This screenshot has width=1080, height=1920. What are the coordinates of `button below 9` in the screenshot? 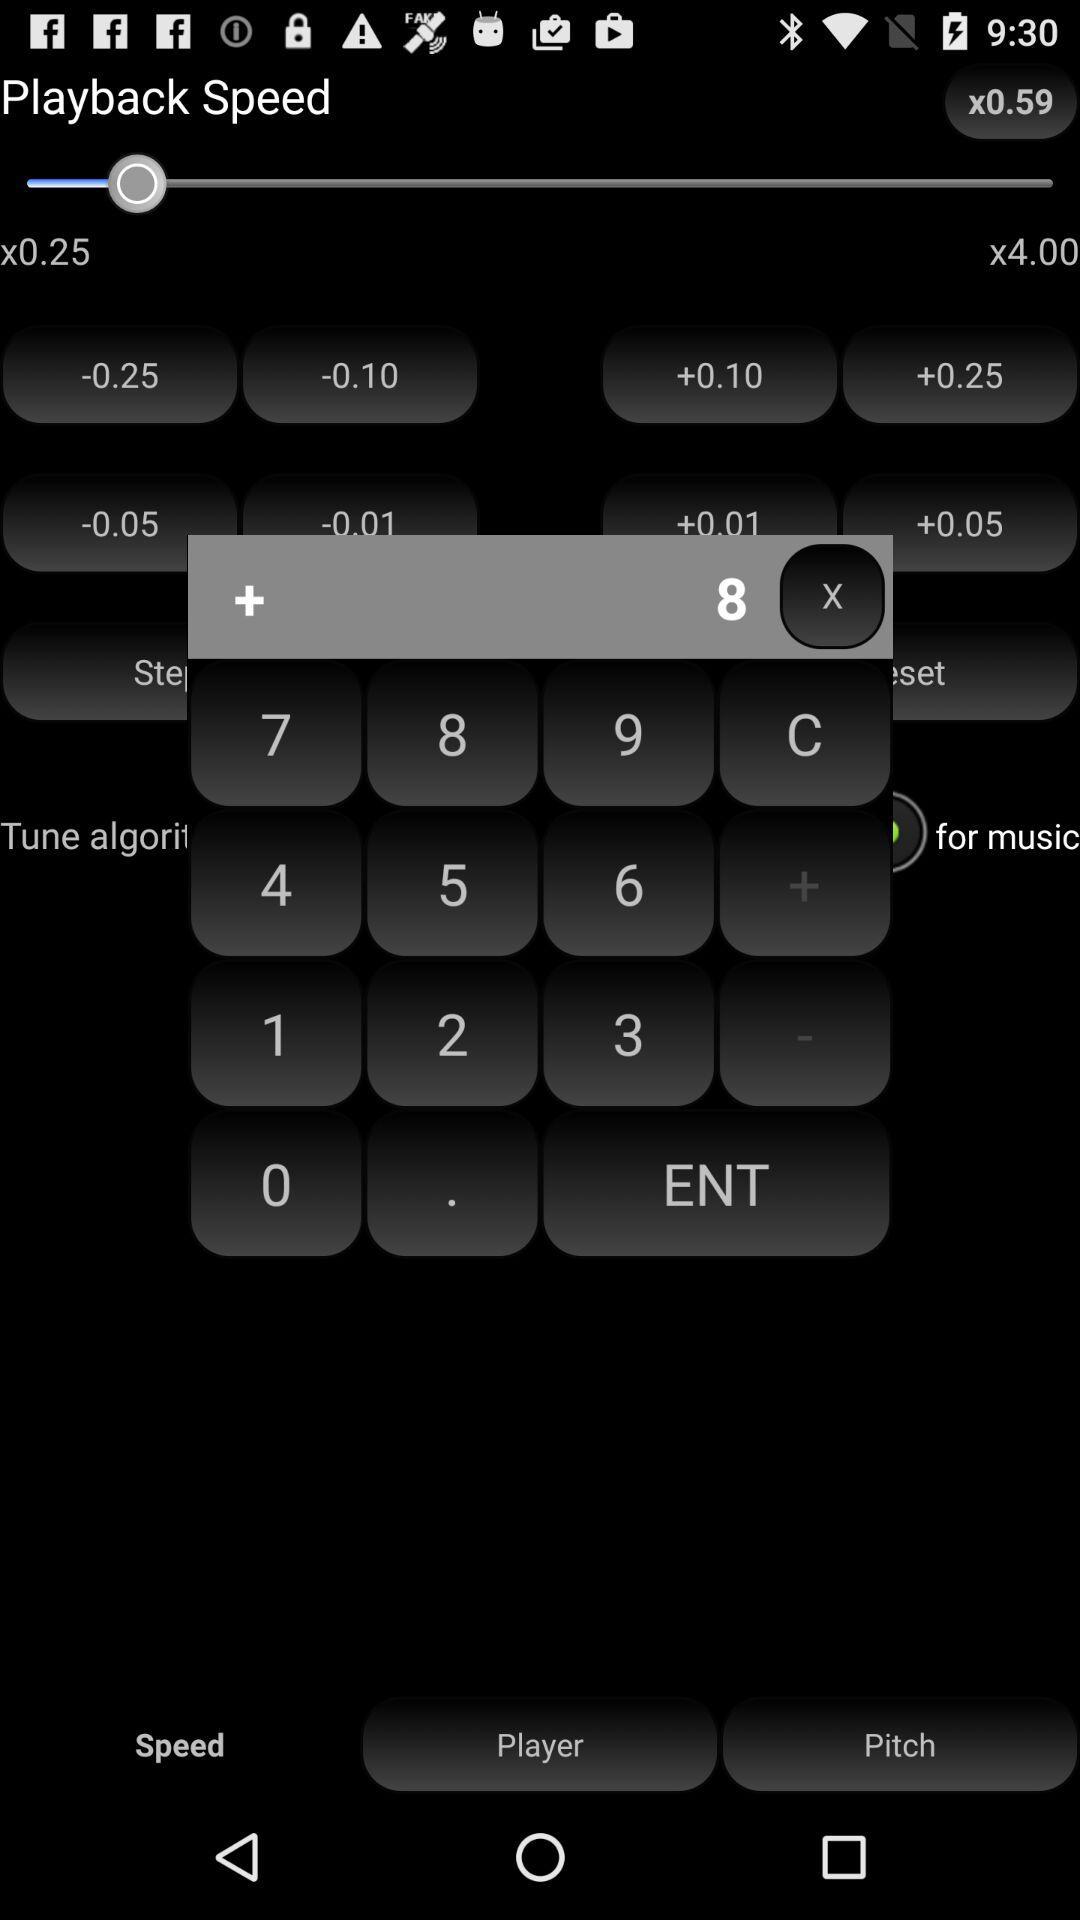 It's located at (803, 882).